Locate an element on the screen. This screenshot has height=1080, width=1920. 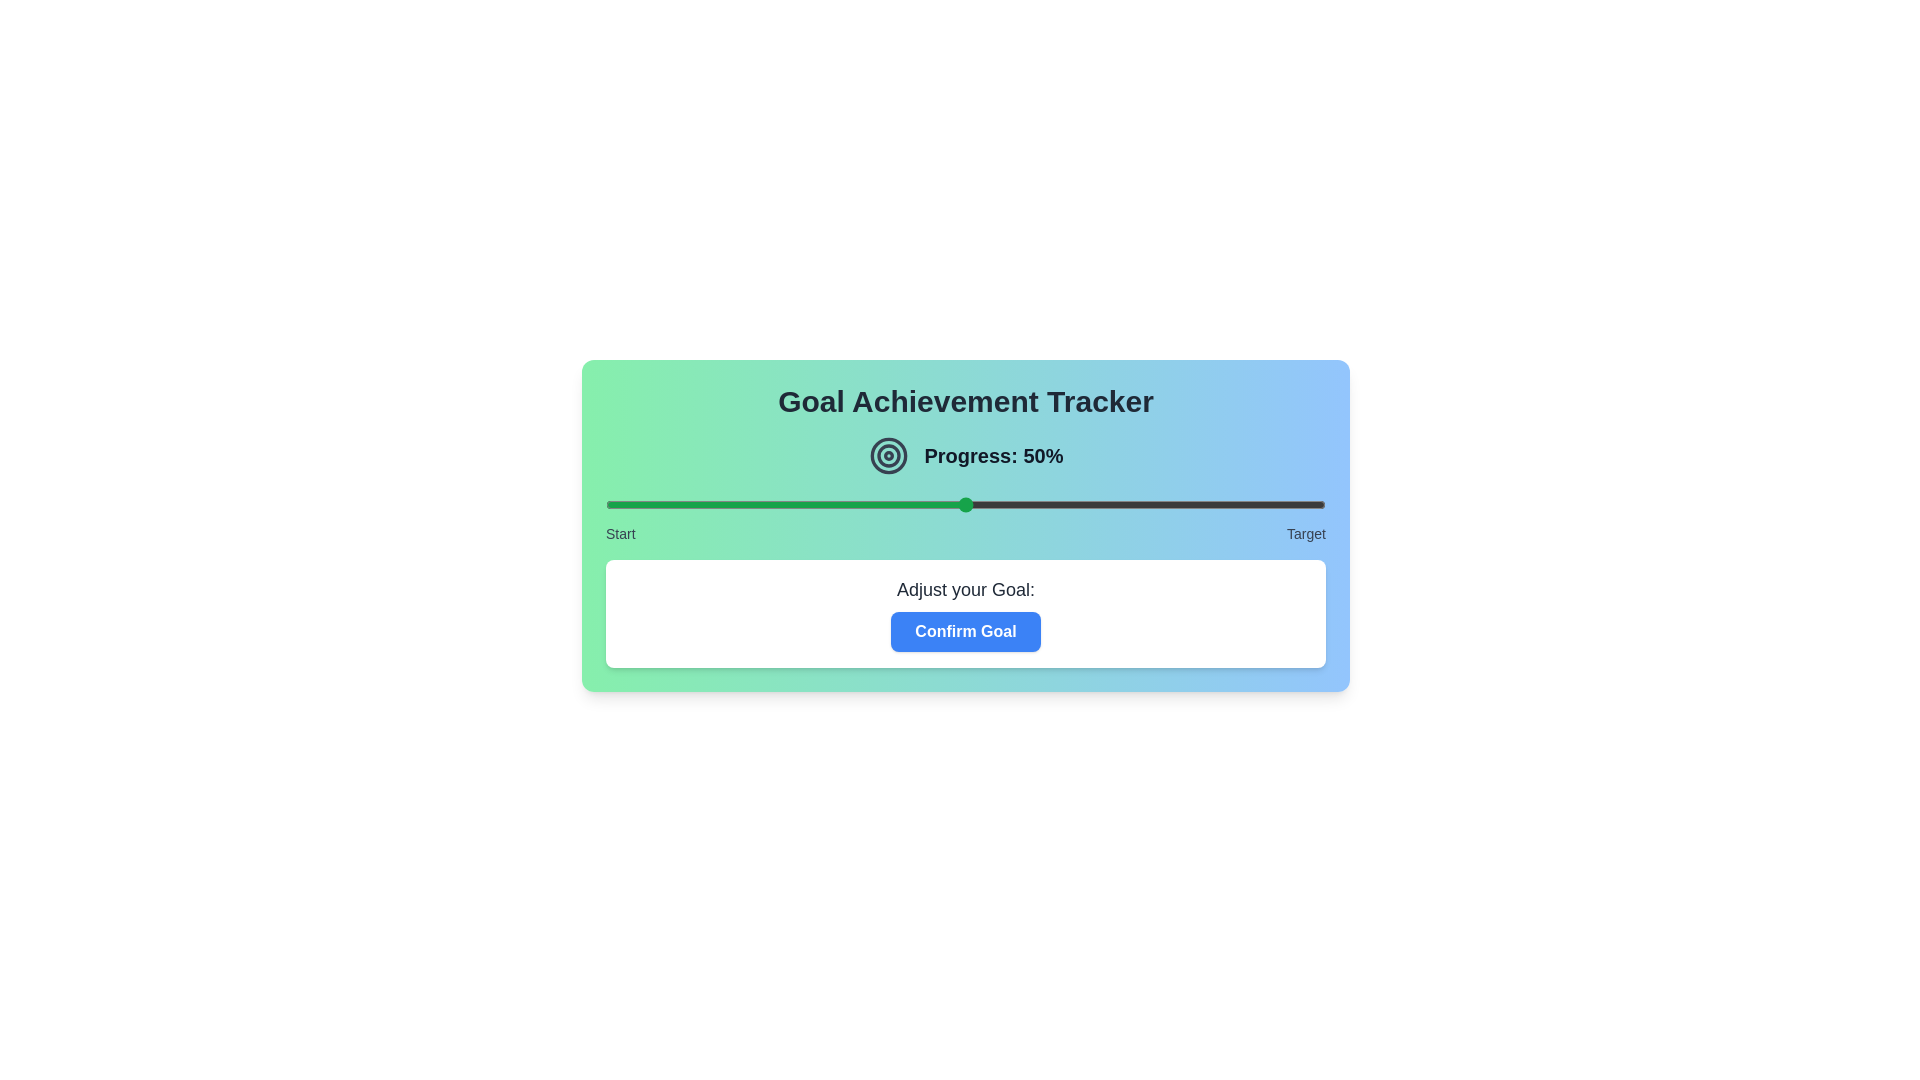
the 'Confirm Goal' button to save the selected goal is located at coordinates (965, 632).